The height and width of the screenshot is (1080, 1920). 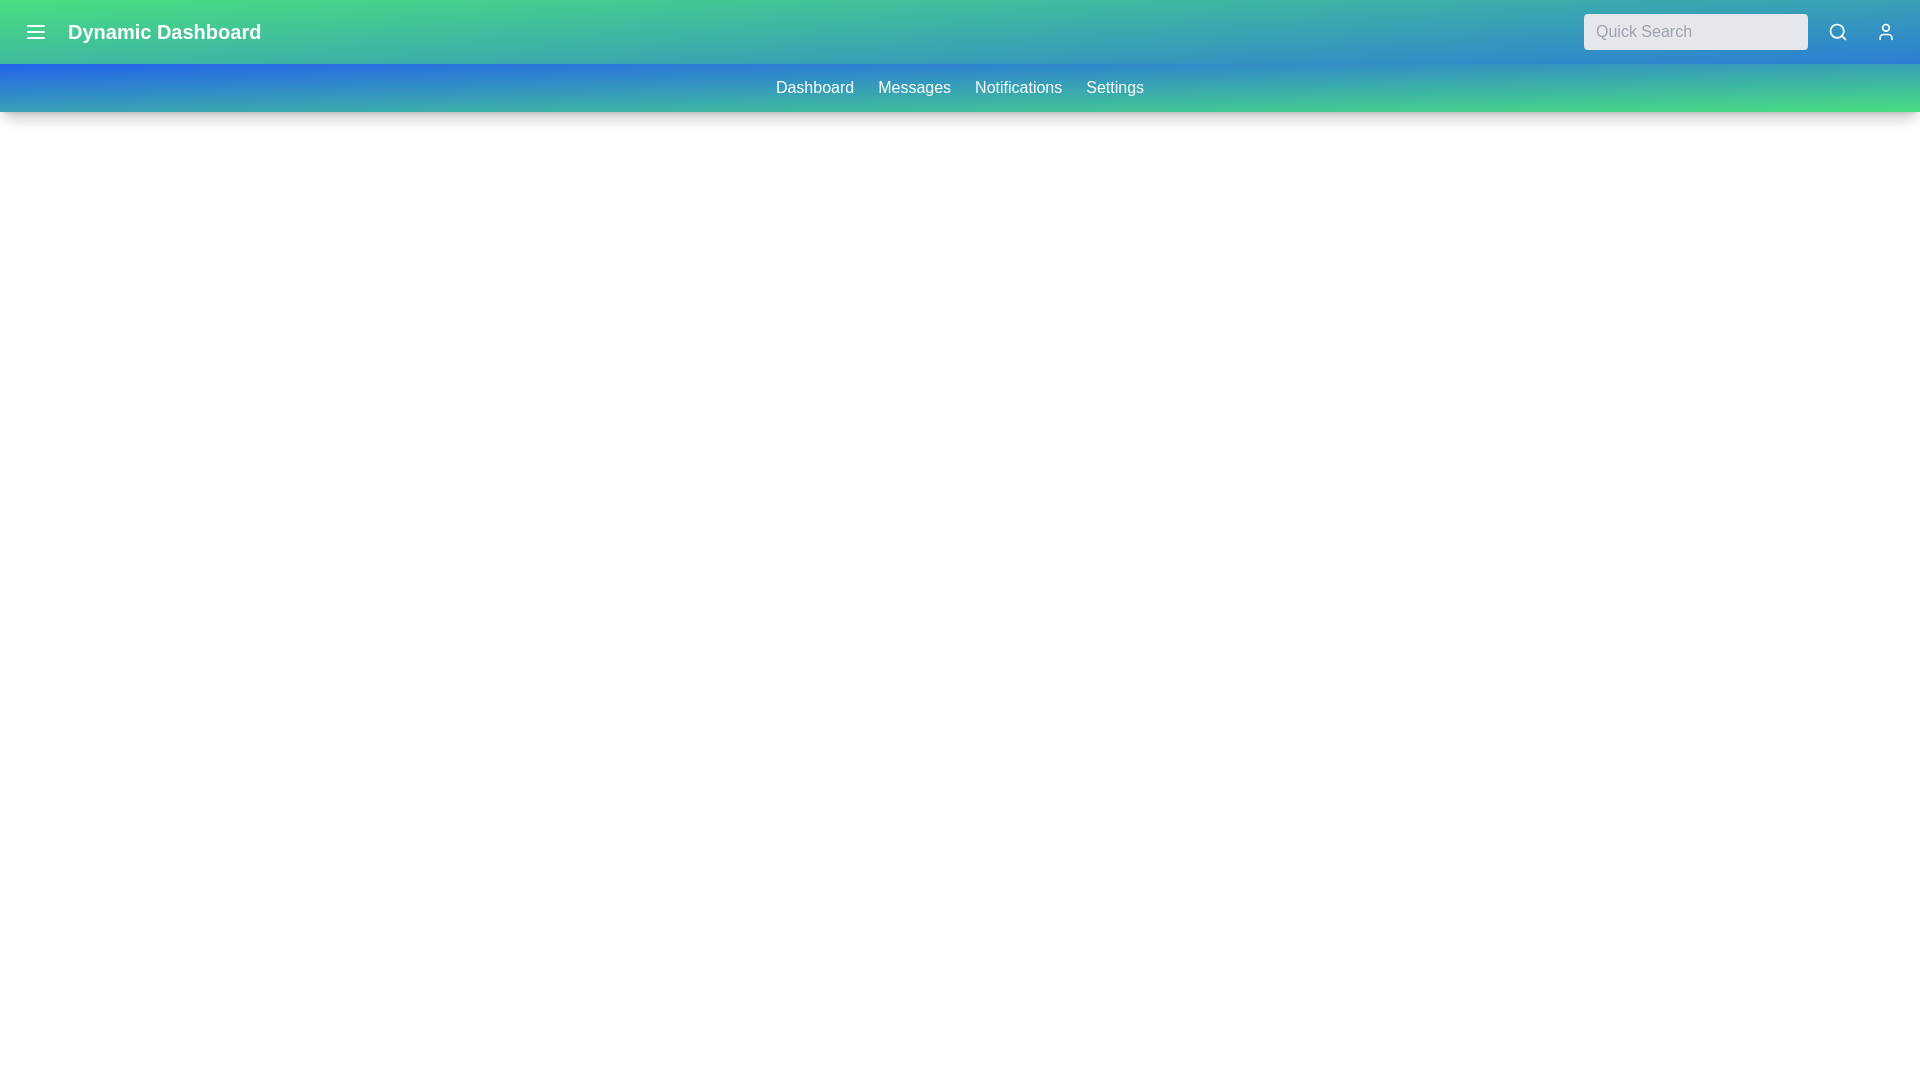 What do you see at coordinates (1018, 87) in the screenshot?
I see `the 'Notifications' text label in the horizontal navigation bar` at bounding box center [1018, 87].